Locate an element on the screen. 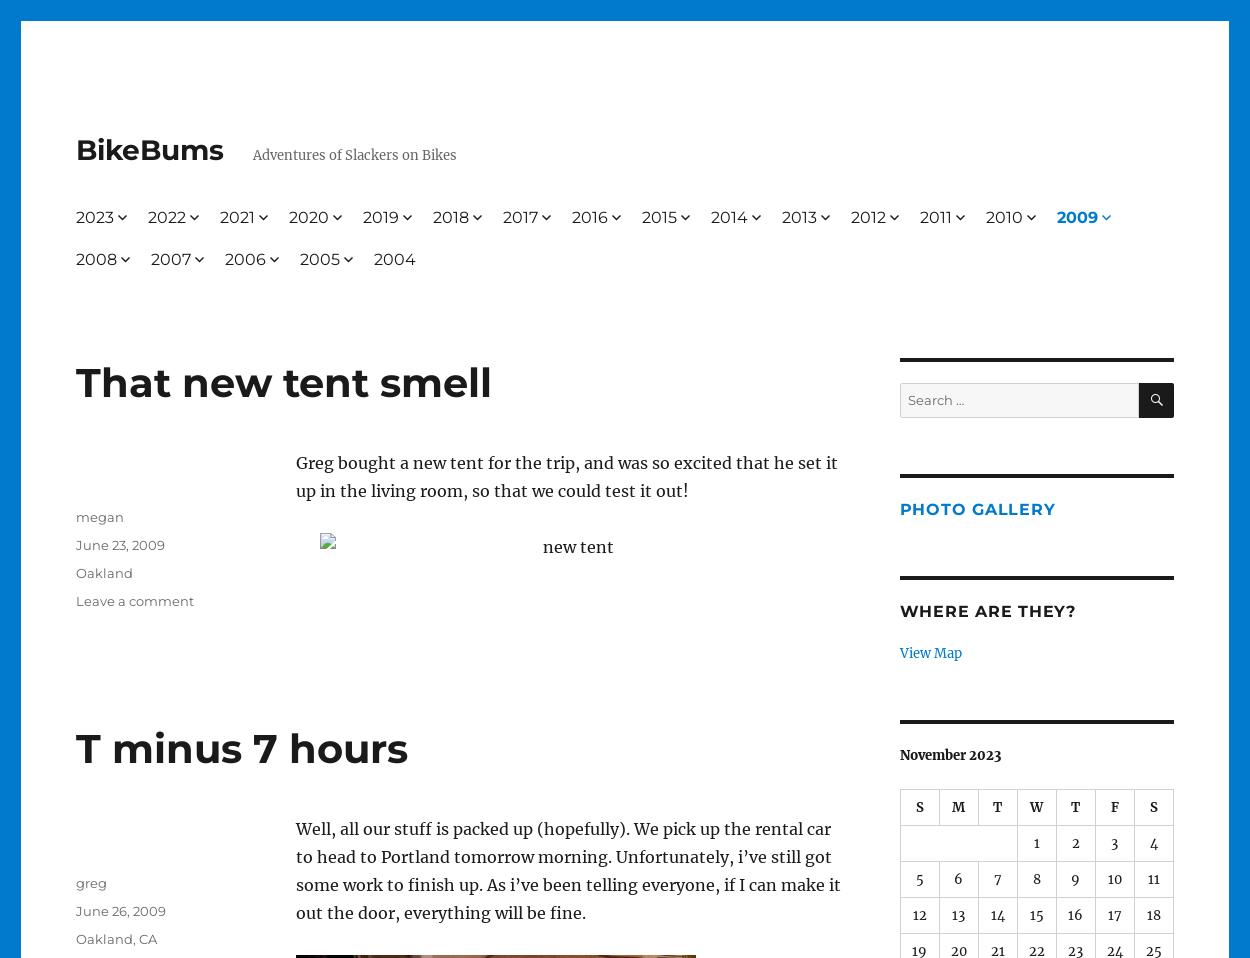 The image size is (1250, 958). '1' is located at coordinates (1036, 841).